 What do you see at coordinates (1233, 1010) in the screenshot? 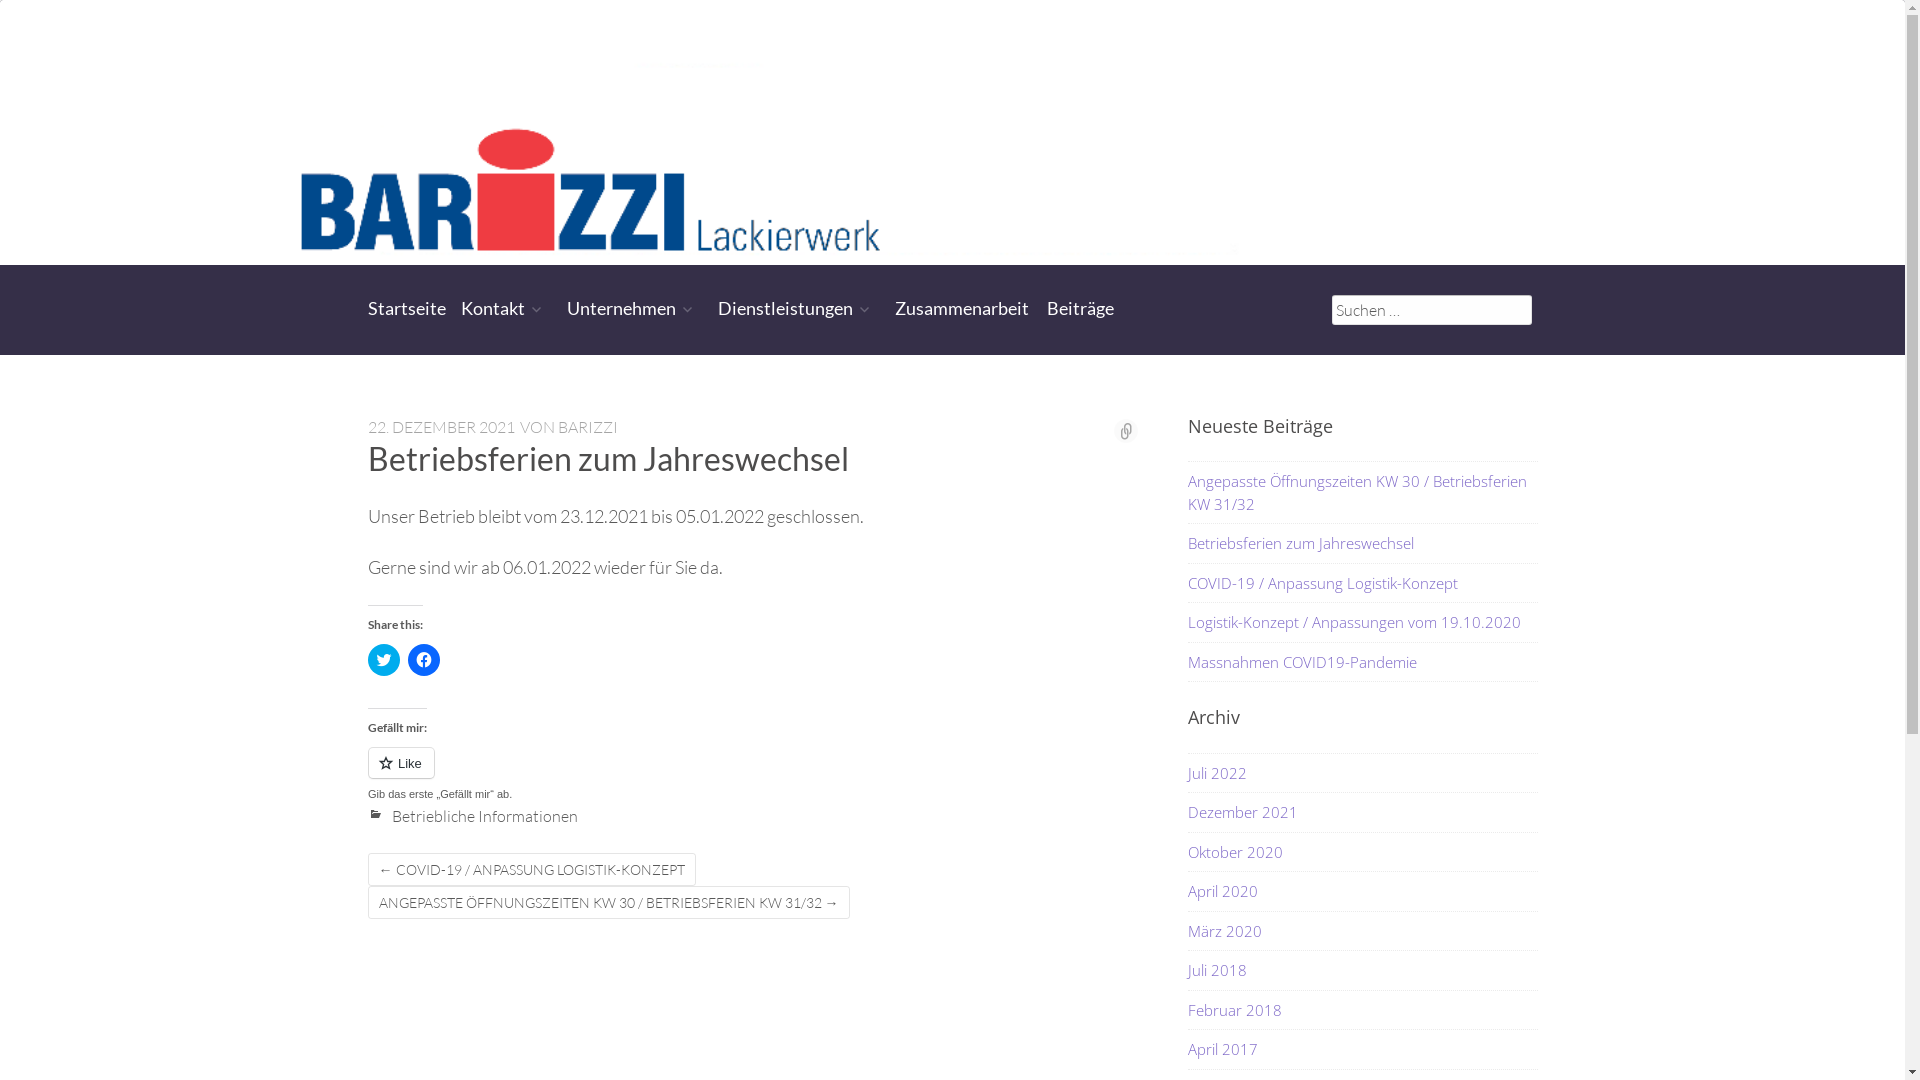
I see `'Februar 2018'` at bounding box center [1233, 1010].